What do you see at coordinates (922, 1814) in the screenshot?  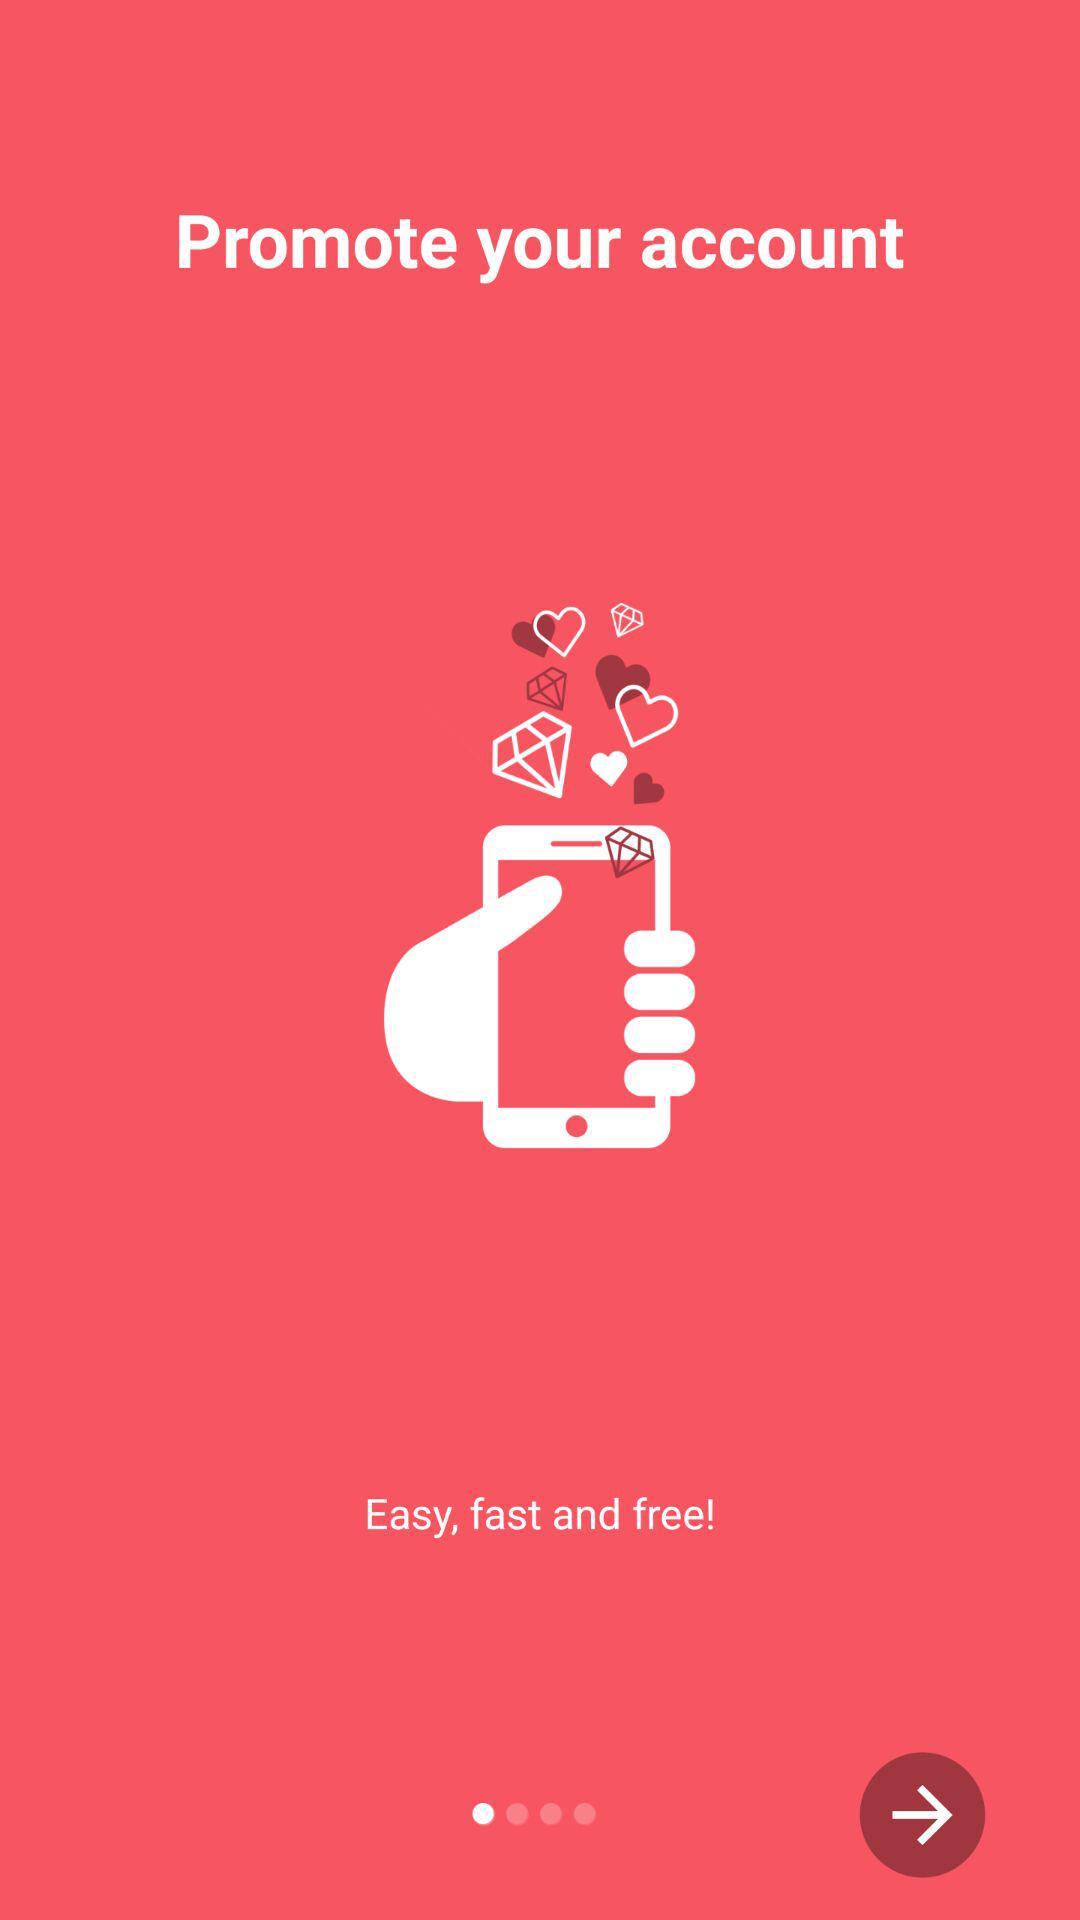 I see `go next arrow` at bounding box center [922, 1814].